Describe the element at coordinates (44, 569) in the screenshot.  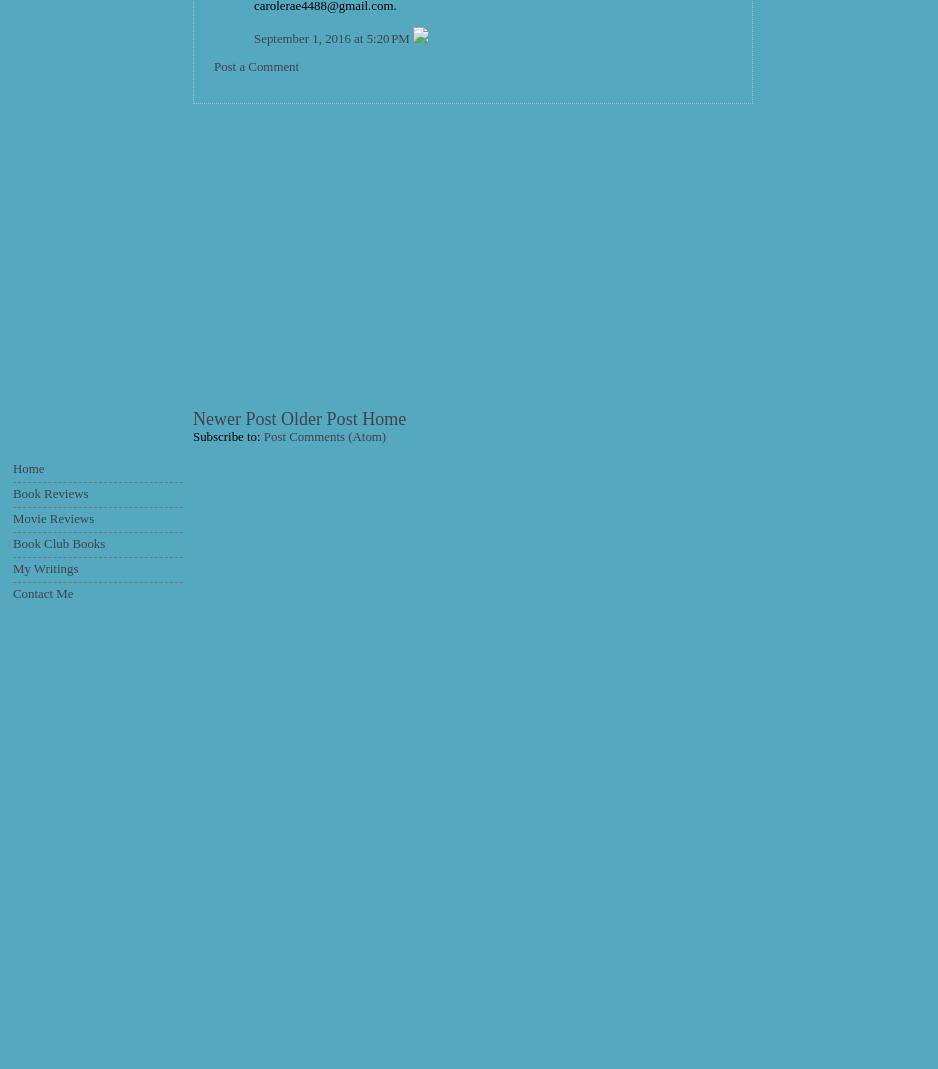
I see `'My Writings'` at that location.